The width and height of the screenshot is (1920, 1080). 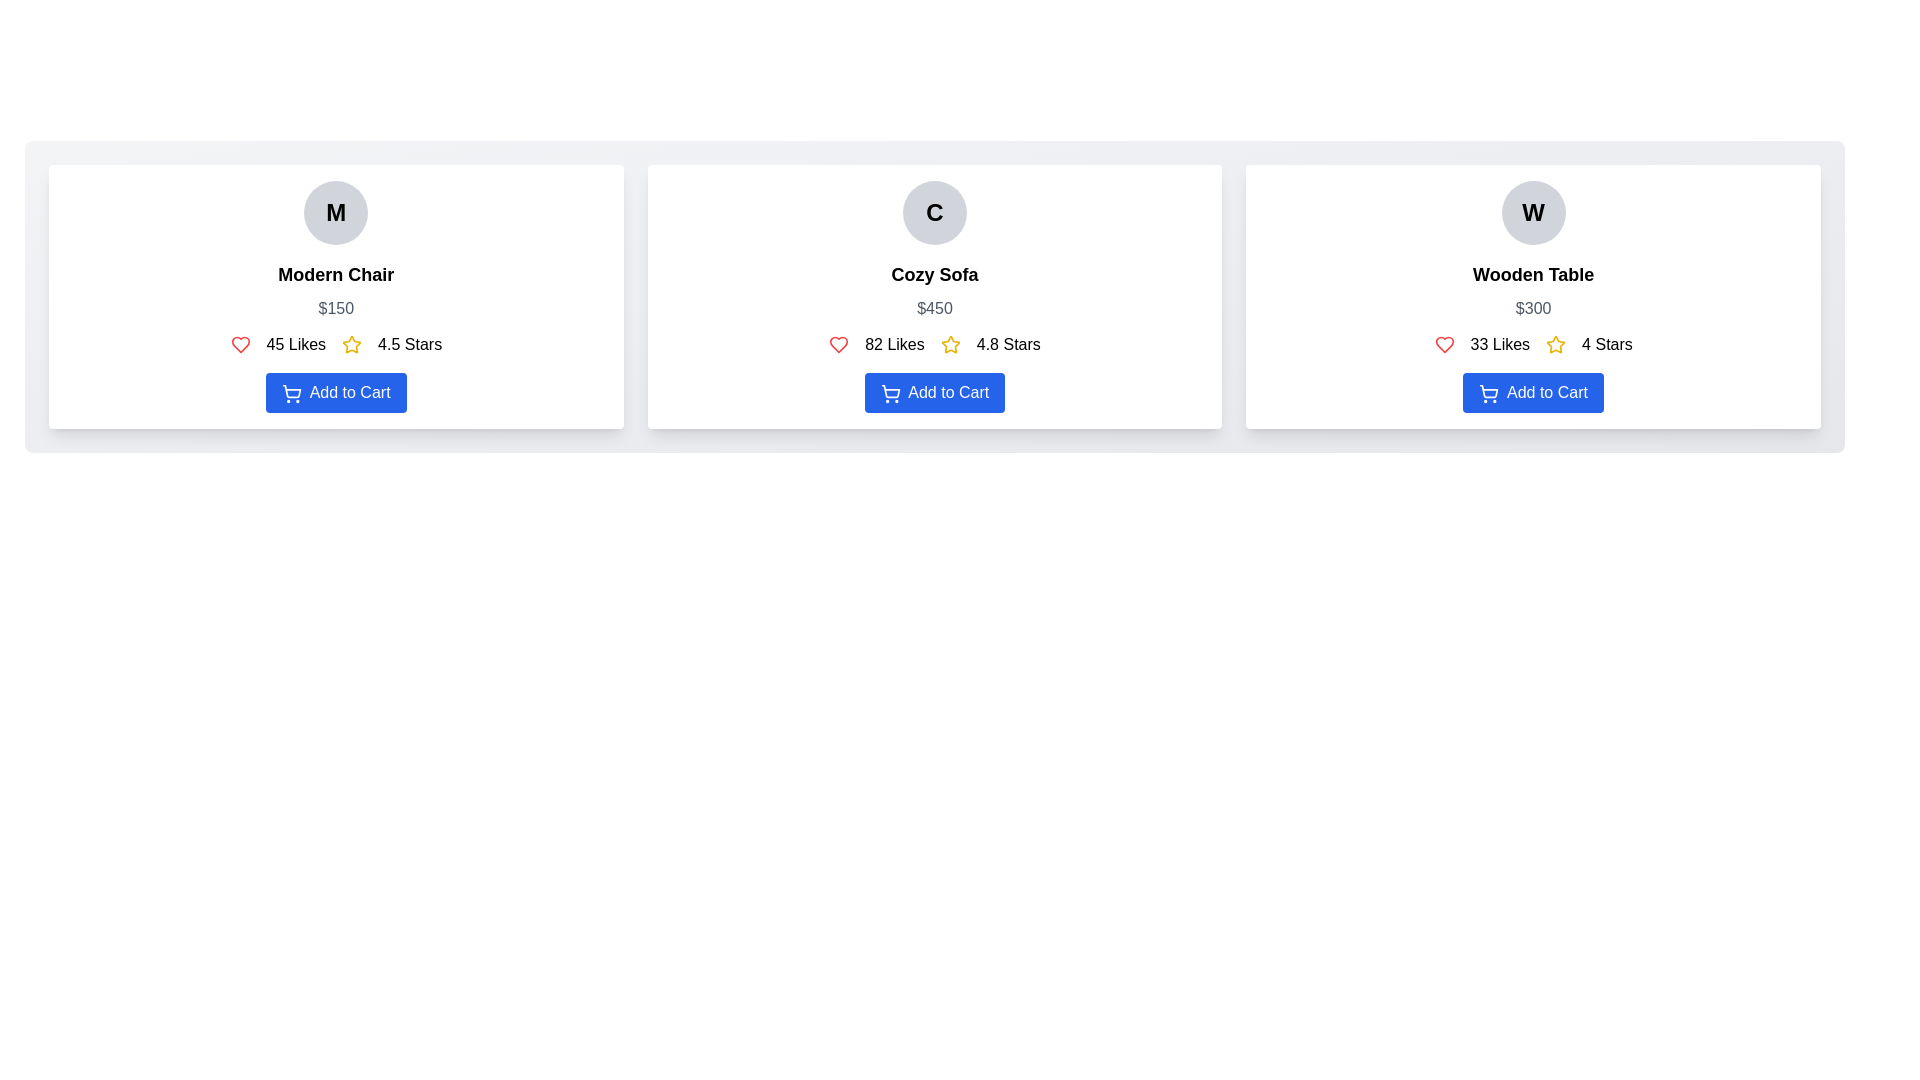 What do you see at coordinates (1500, 343) in the screenshot?
I see `the text label displaying '33 Likes', which is positioned next to the red heart icon and is part of the third card in the grid layout for the 'Wooden Table' product` at bounding box center [1500, 343].